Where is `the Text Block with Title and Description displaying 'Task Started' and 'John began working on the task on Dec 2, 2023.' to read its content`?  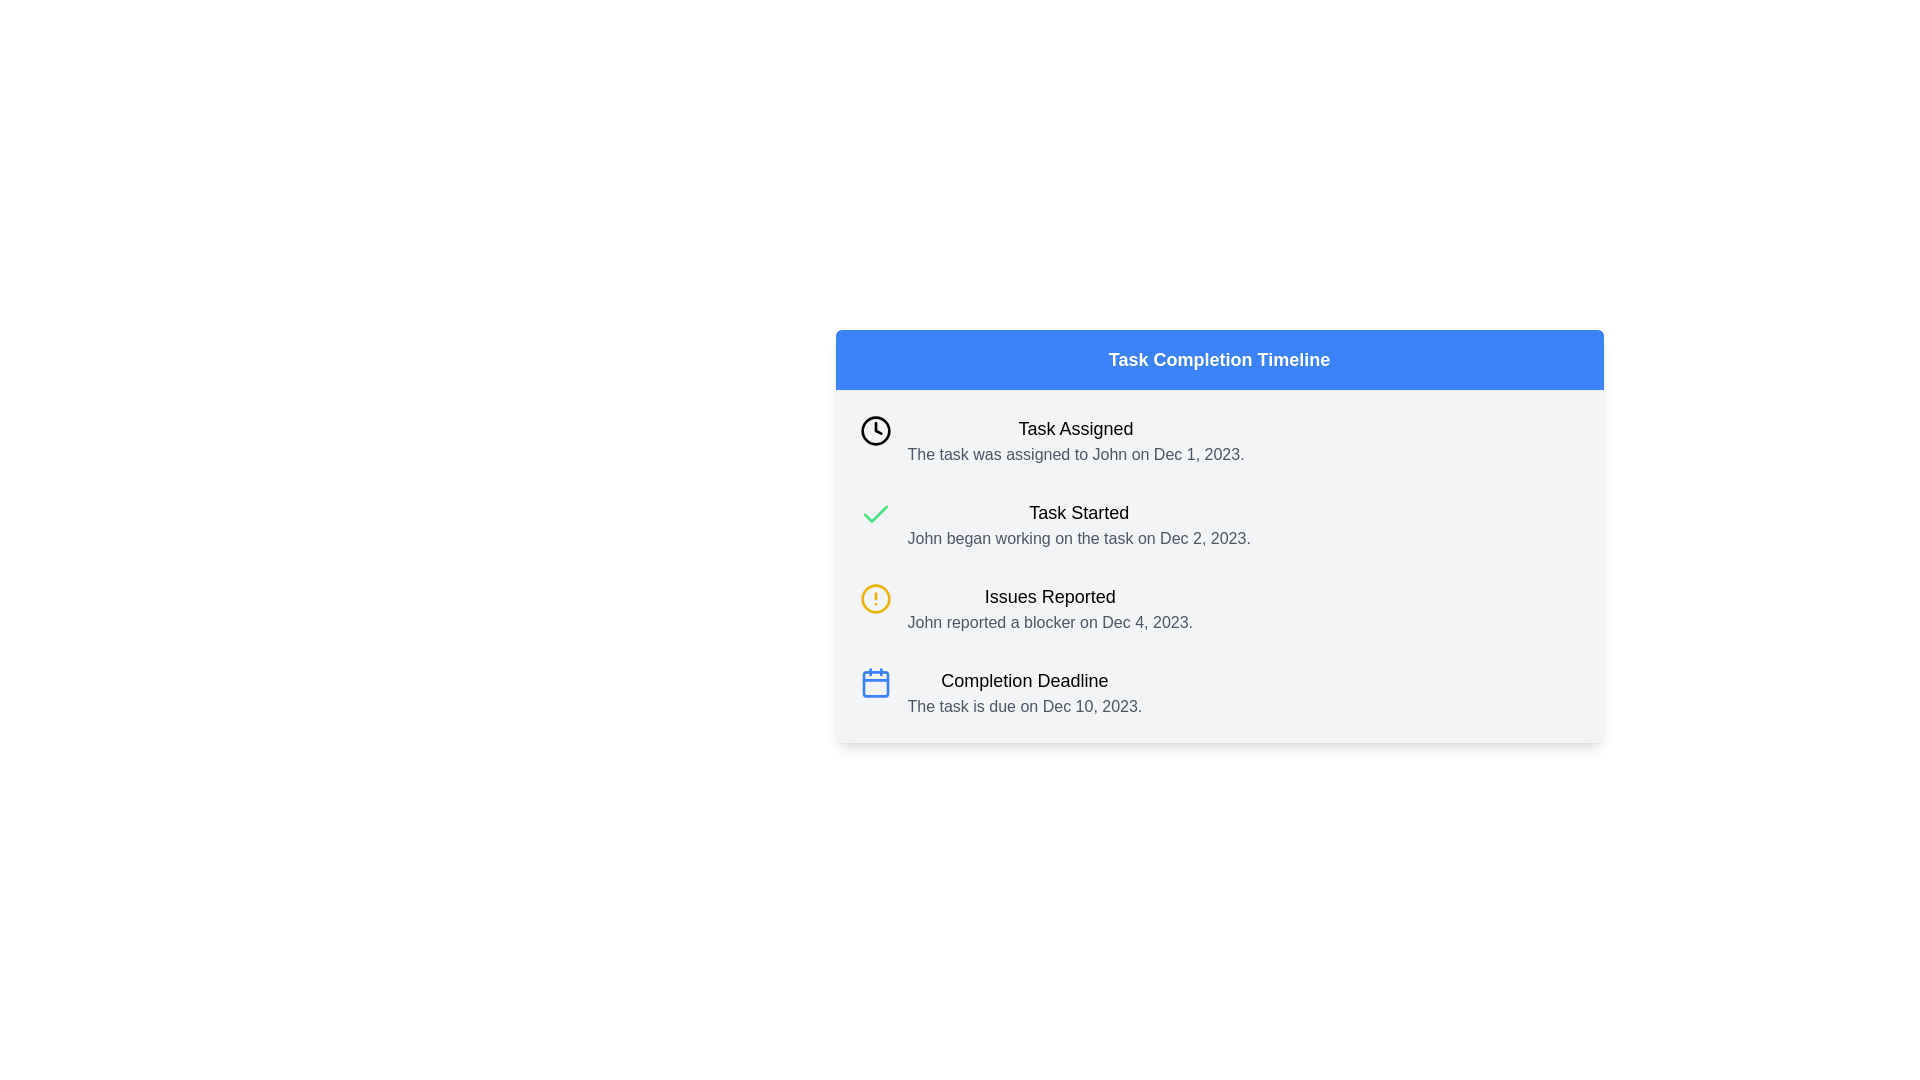 the Text Block with Title and Description displaying 'Task Started' and 'John began working on the task on Dec 2, 2023.' to read its content is located at coordinates (1078, 523).